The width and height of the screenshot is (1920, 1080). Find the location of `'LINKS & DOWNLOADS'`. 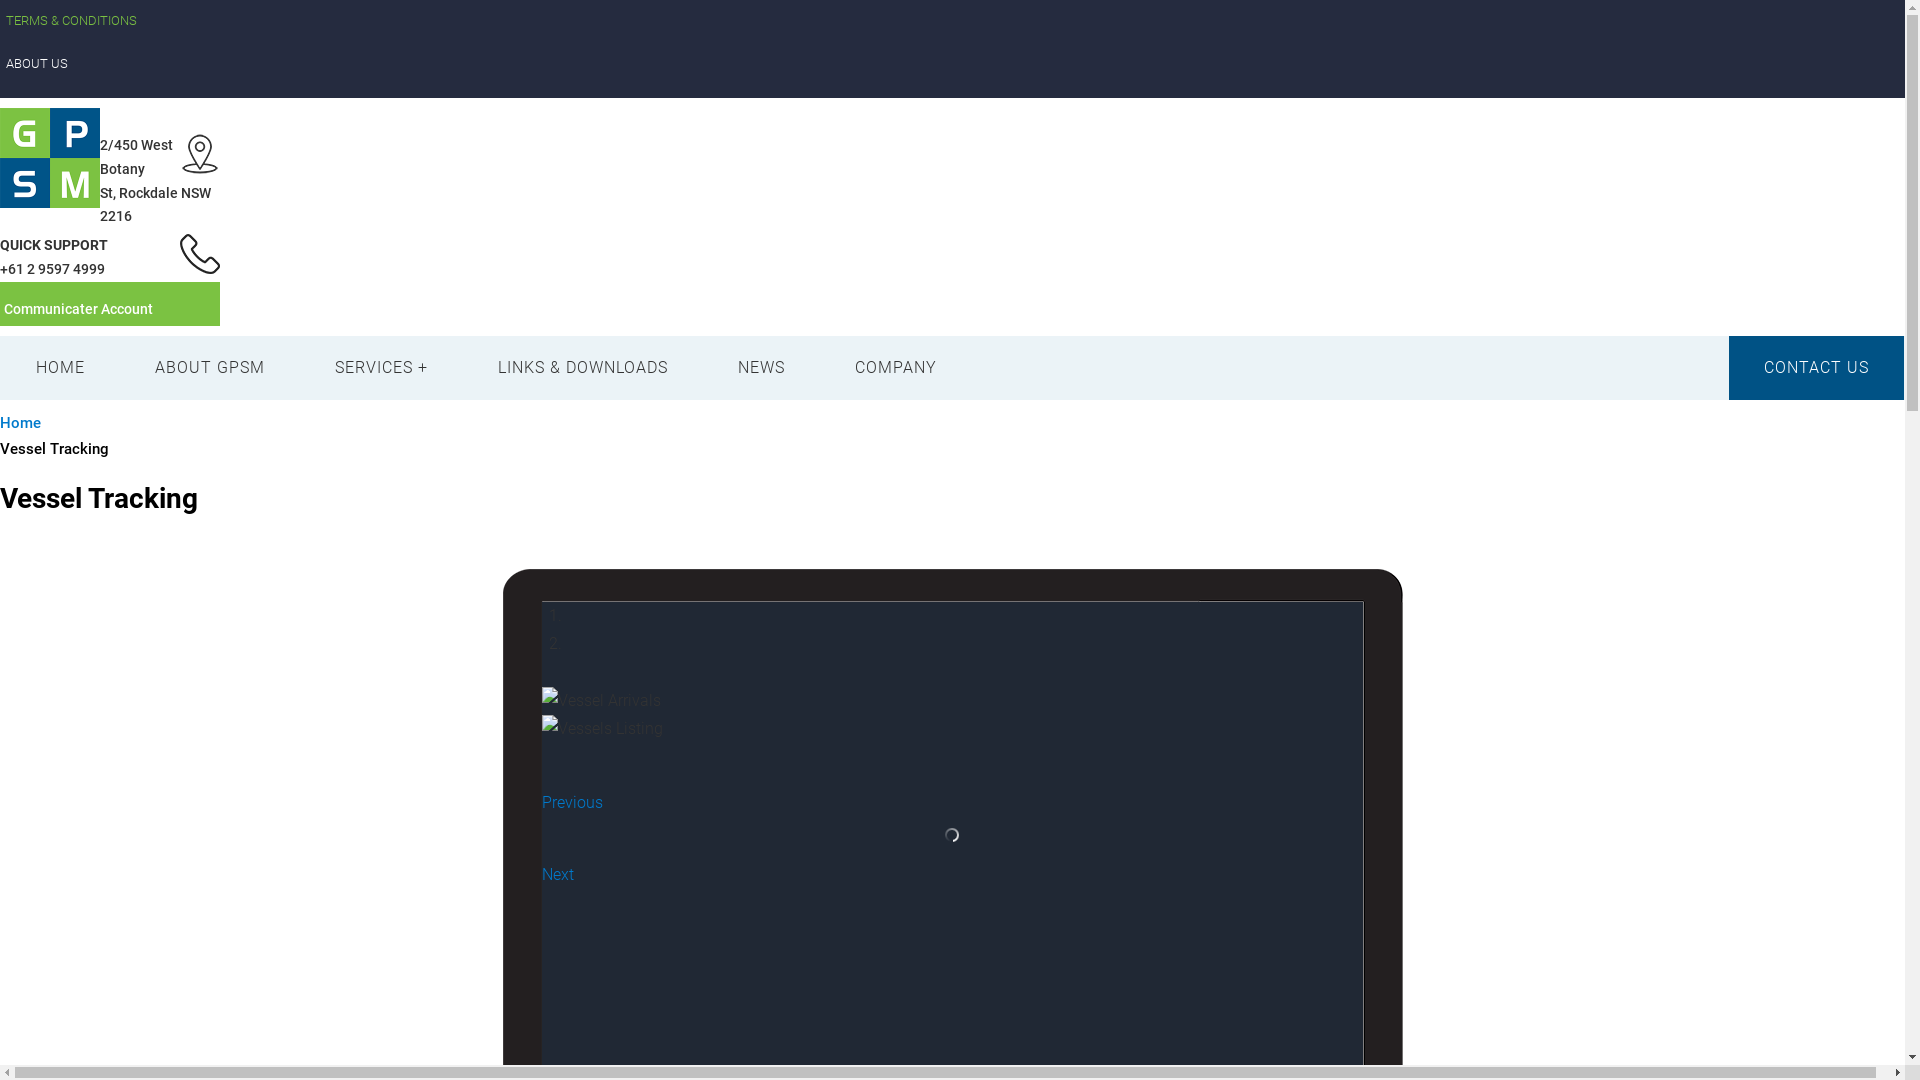

'LINKS & DOWNLOADS' is located at coordinates (461, 367).